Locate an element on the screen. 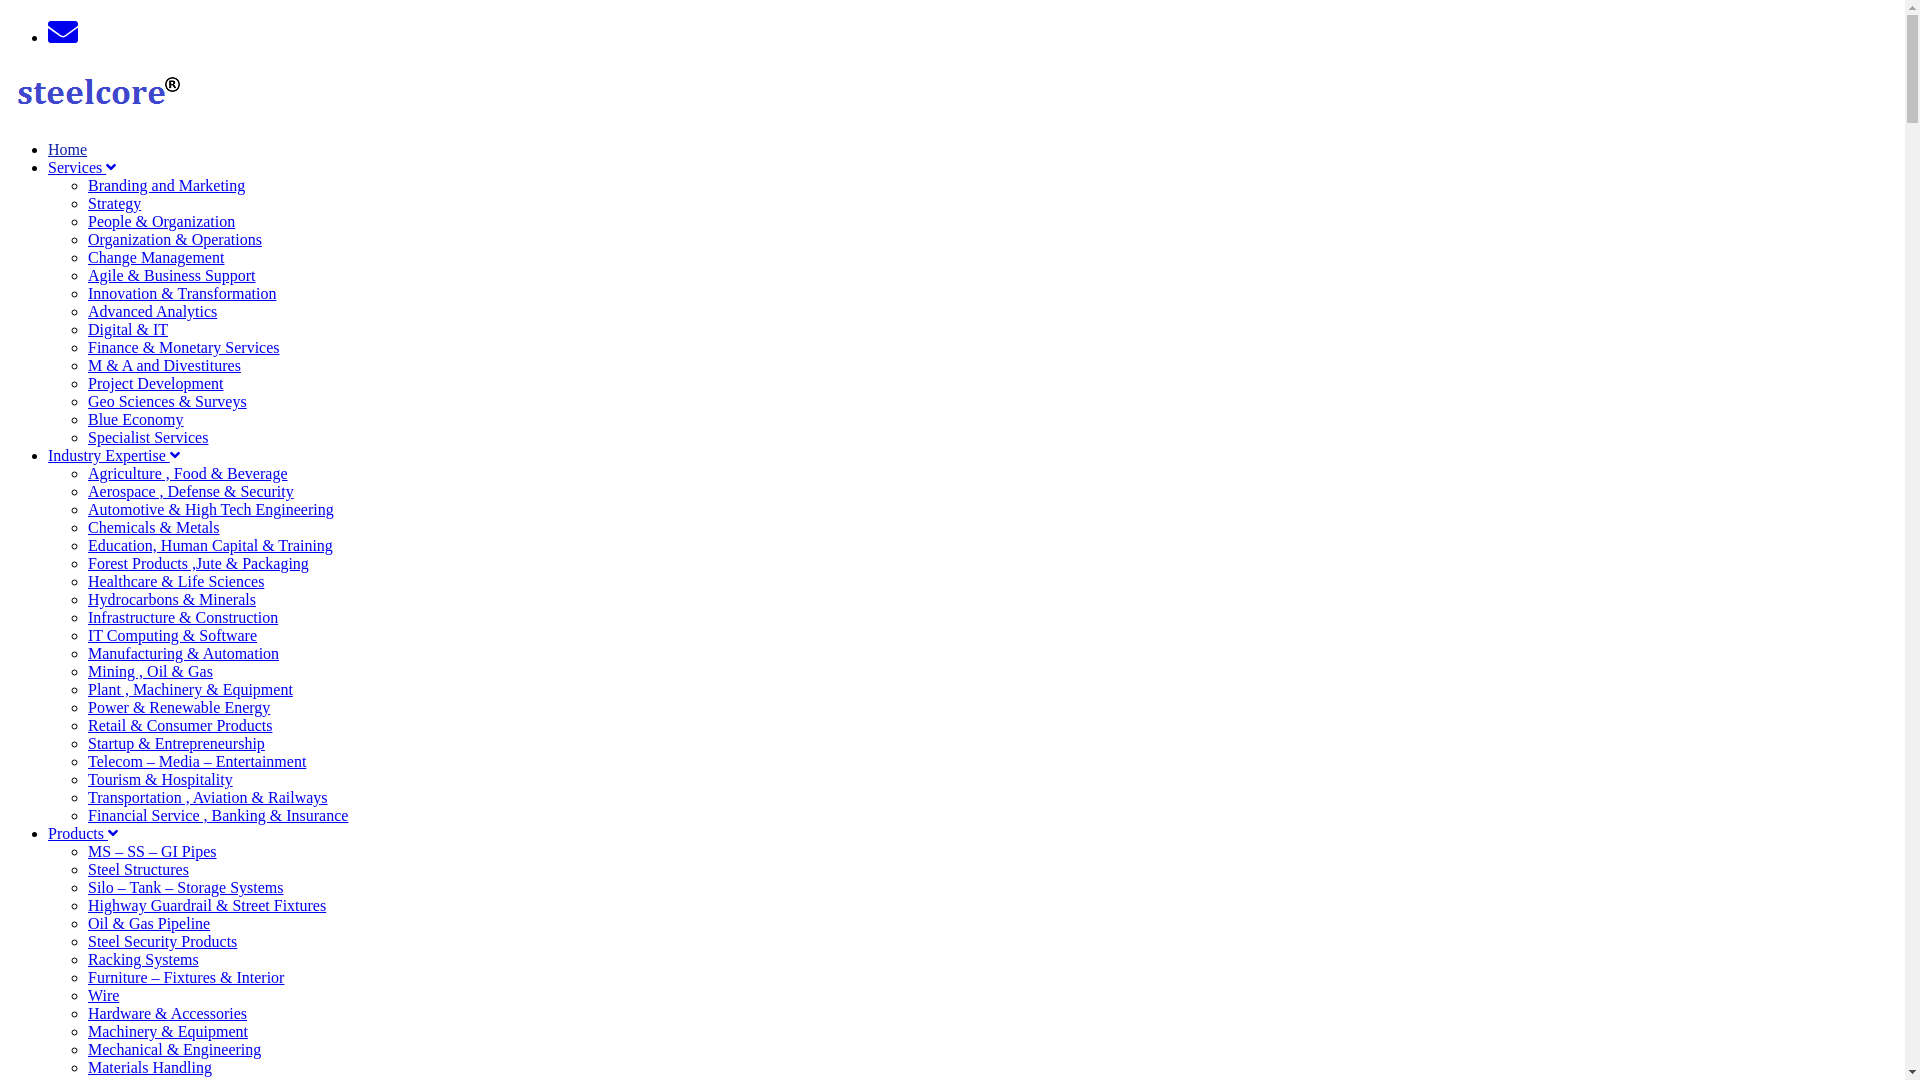 This screenshot has height=1080, width=1920. 'People & Organization' is located at coordinates (161, 221).